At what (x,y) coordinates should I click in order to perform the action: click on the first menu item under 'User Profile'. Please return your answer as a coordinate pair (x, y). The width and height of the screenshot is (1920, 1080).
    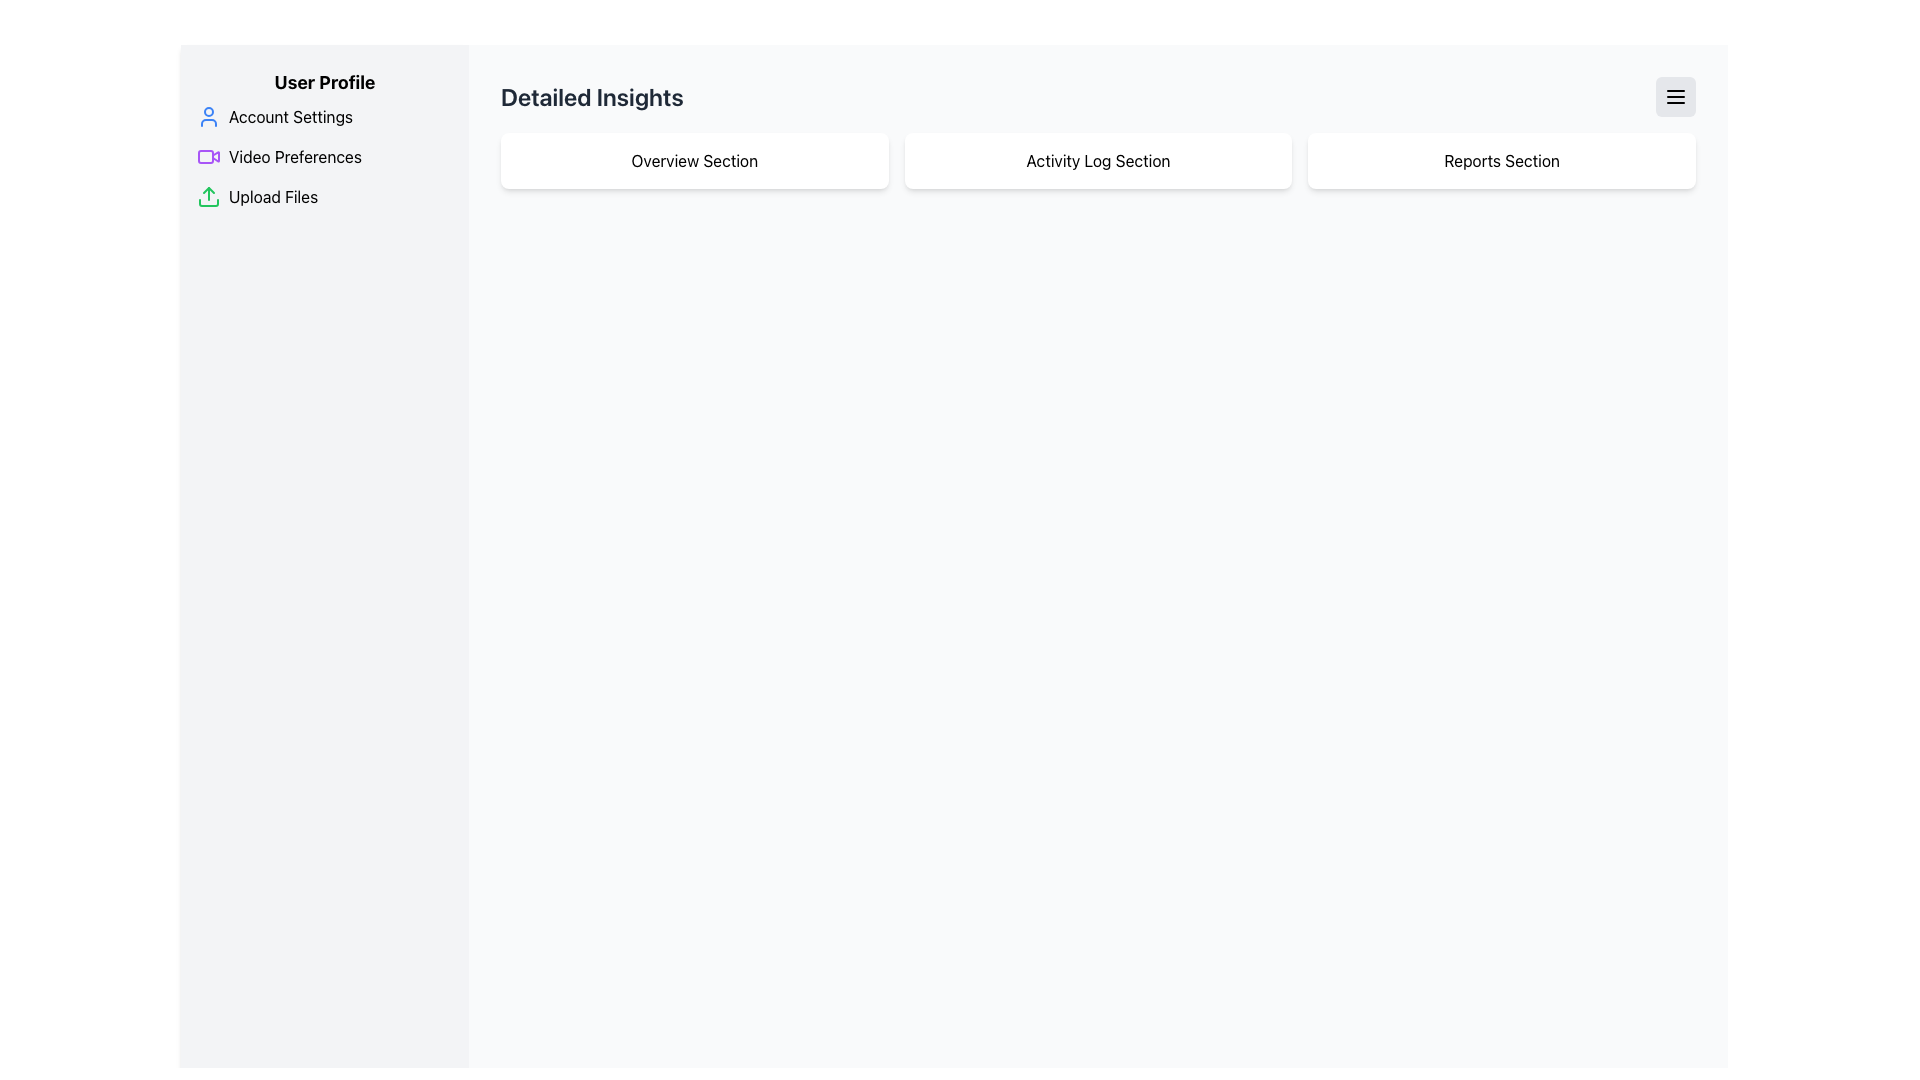
    Looking at the image, I should click on (325, 116).